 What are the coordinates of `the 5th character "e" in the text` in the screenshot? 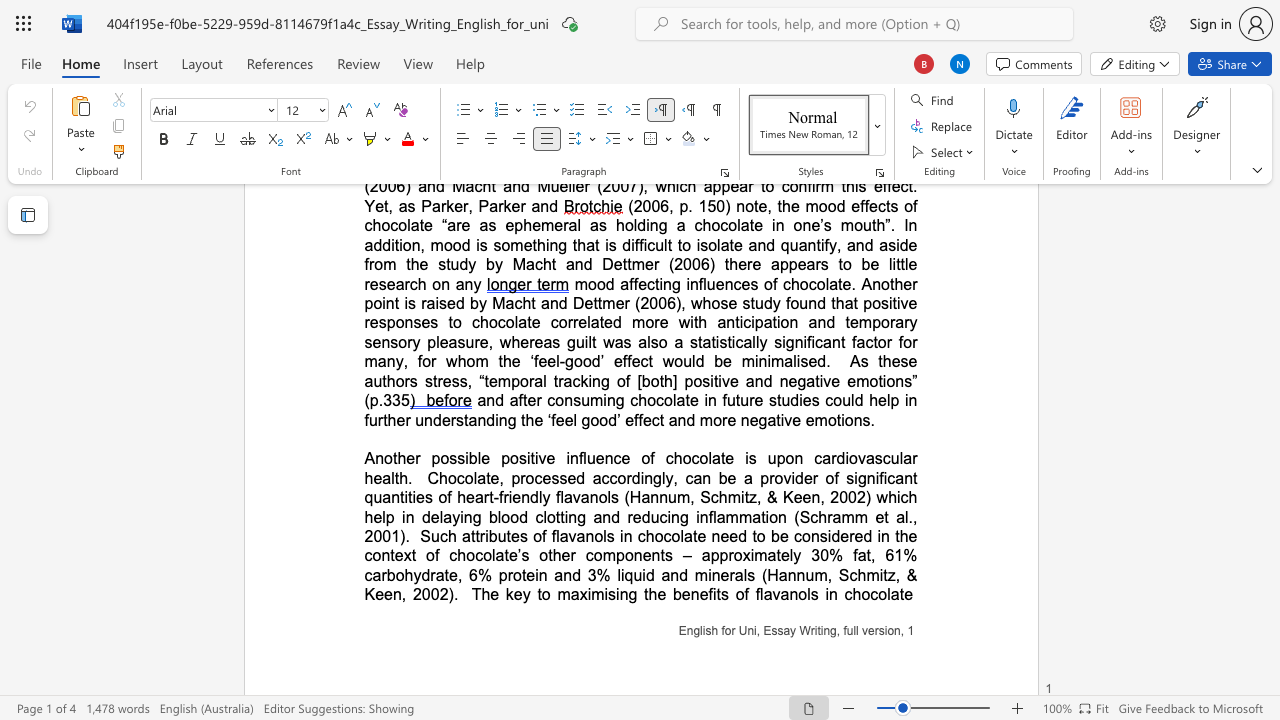 It's located at (625, 458).